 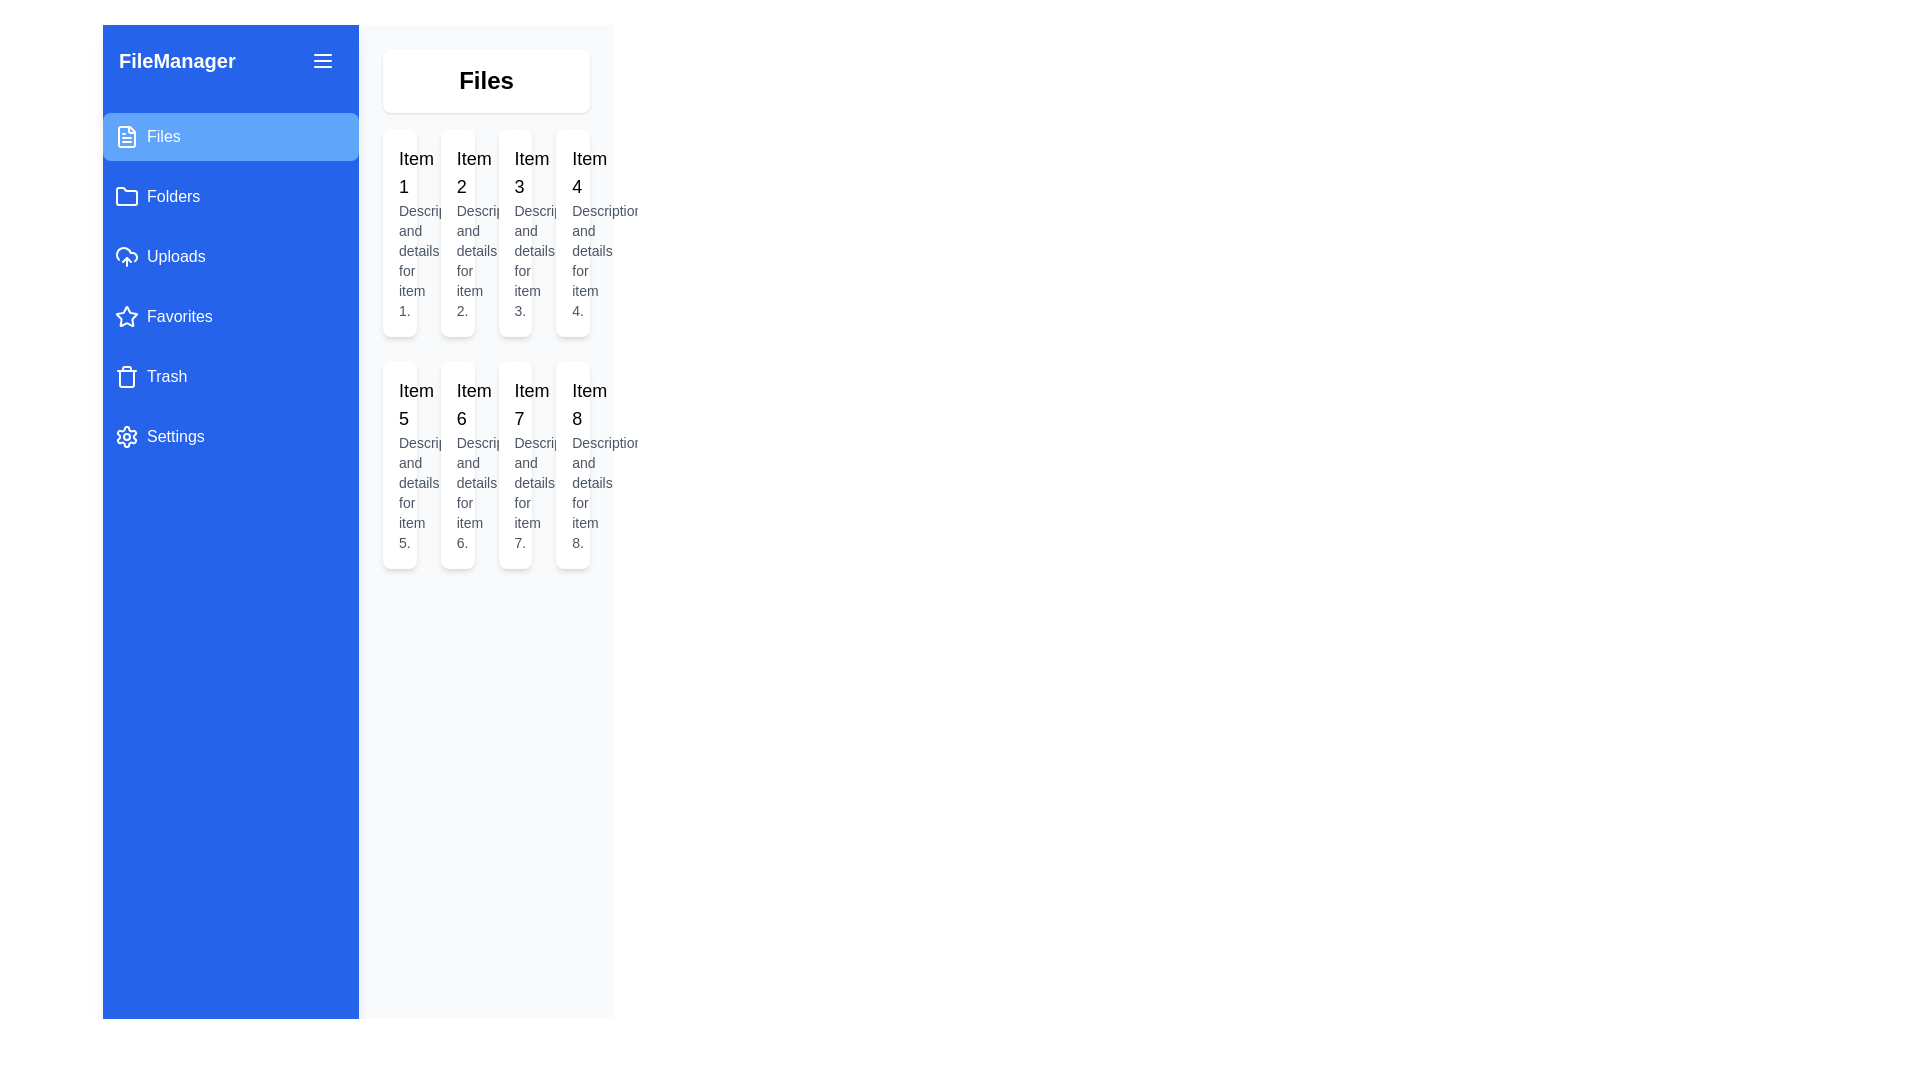 What do you see at coordinates (230, 60) in the screenshot?
I see `the 'FileManager' header in the sidebar, which has a blue background and white bold text` at bounding box center [230, 60].